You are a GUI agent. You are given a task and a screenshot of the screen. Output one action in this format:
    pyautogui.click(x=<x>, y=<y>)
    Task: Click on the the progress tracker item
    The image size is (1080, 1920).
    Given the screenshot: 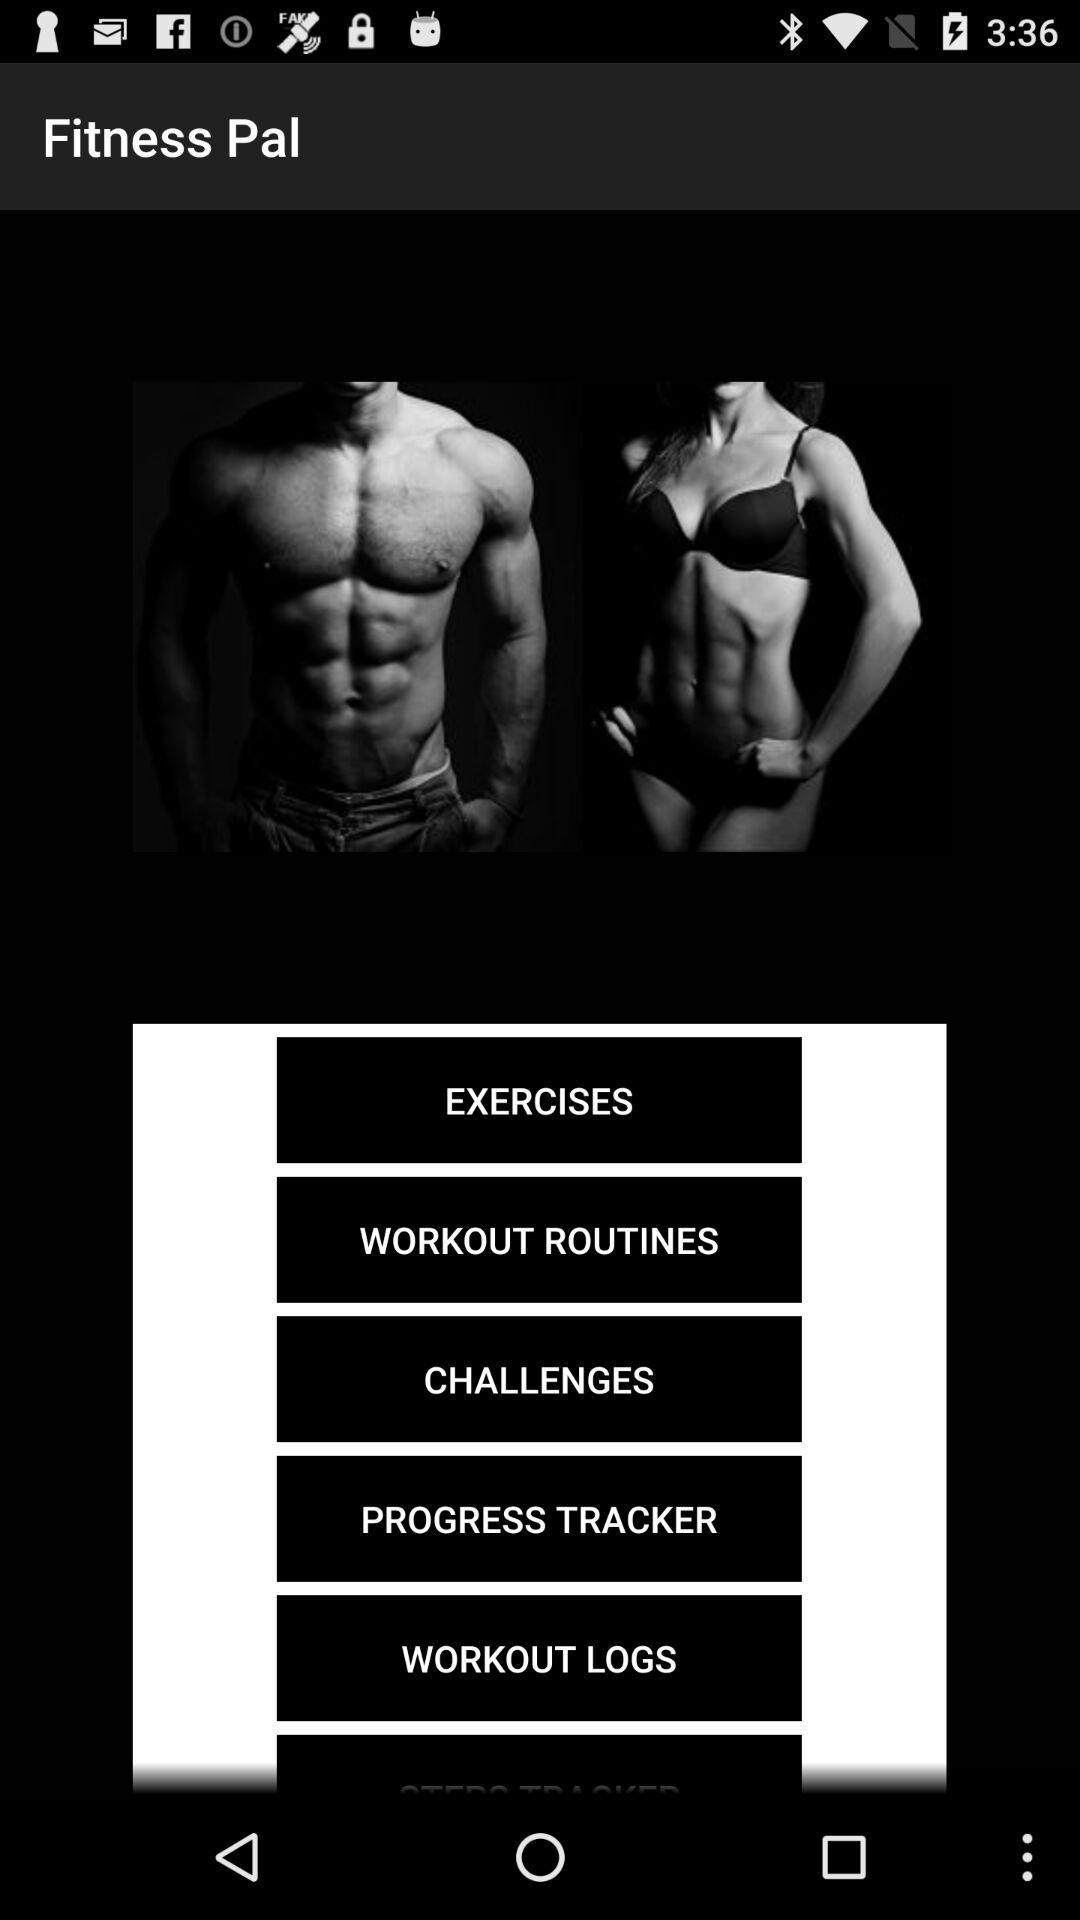 What is the action you would take?
    pyautogui.click(x=538, y=1518)
    